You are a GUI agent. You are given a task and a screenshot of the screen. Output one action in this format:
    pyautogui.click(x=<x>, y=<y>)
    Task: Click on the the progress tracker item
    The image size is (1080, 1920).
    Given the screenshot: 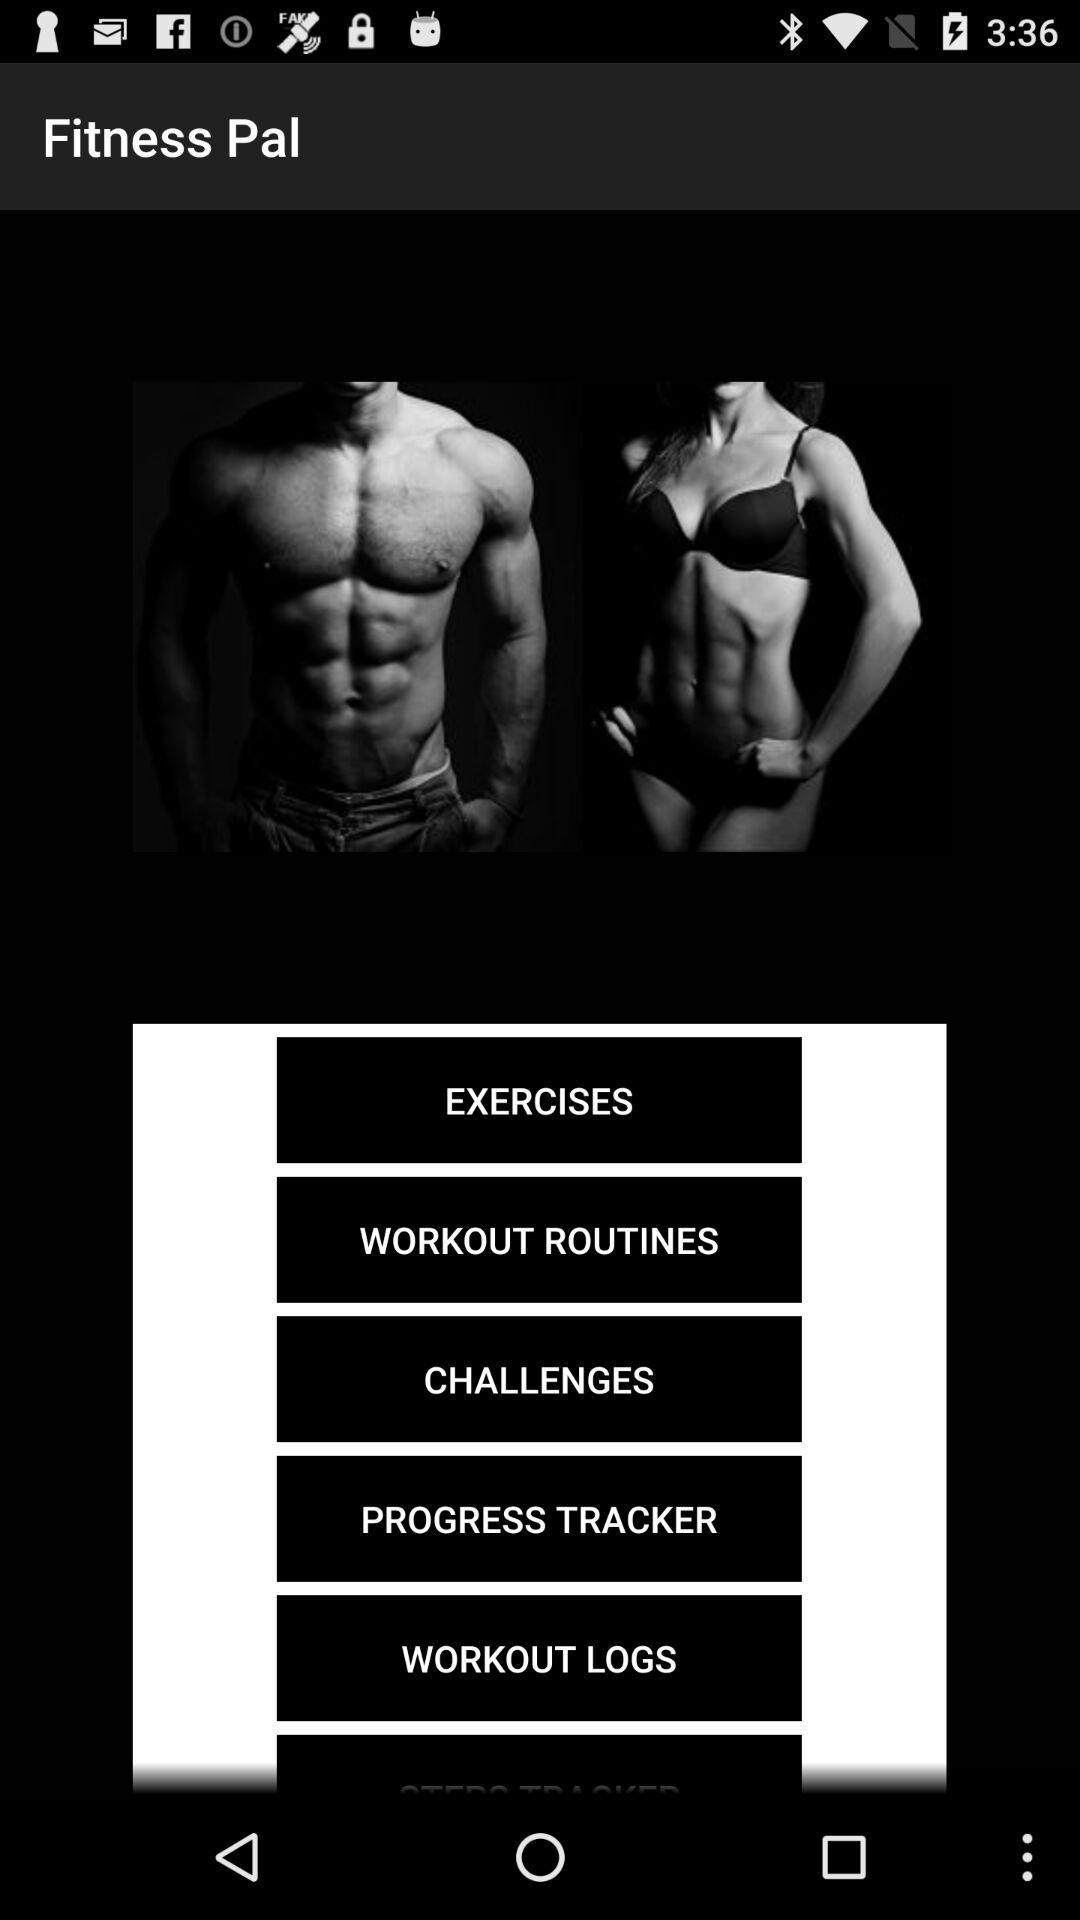 What is the action you would take?
    pyautogui.click(x=538, y=1518)
    